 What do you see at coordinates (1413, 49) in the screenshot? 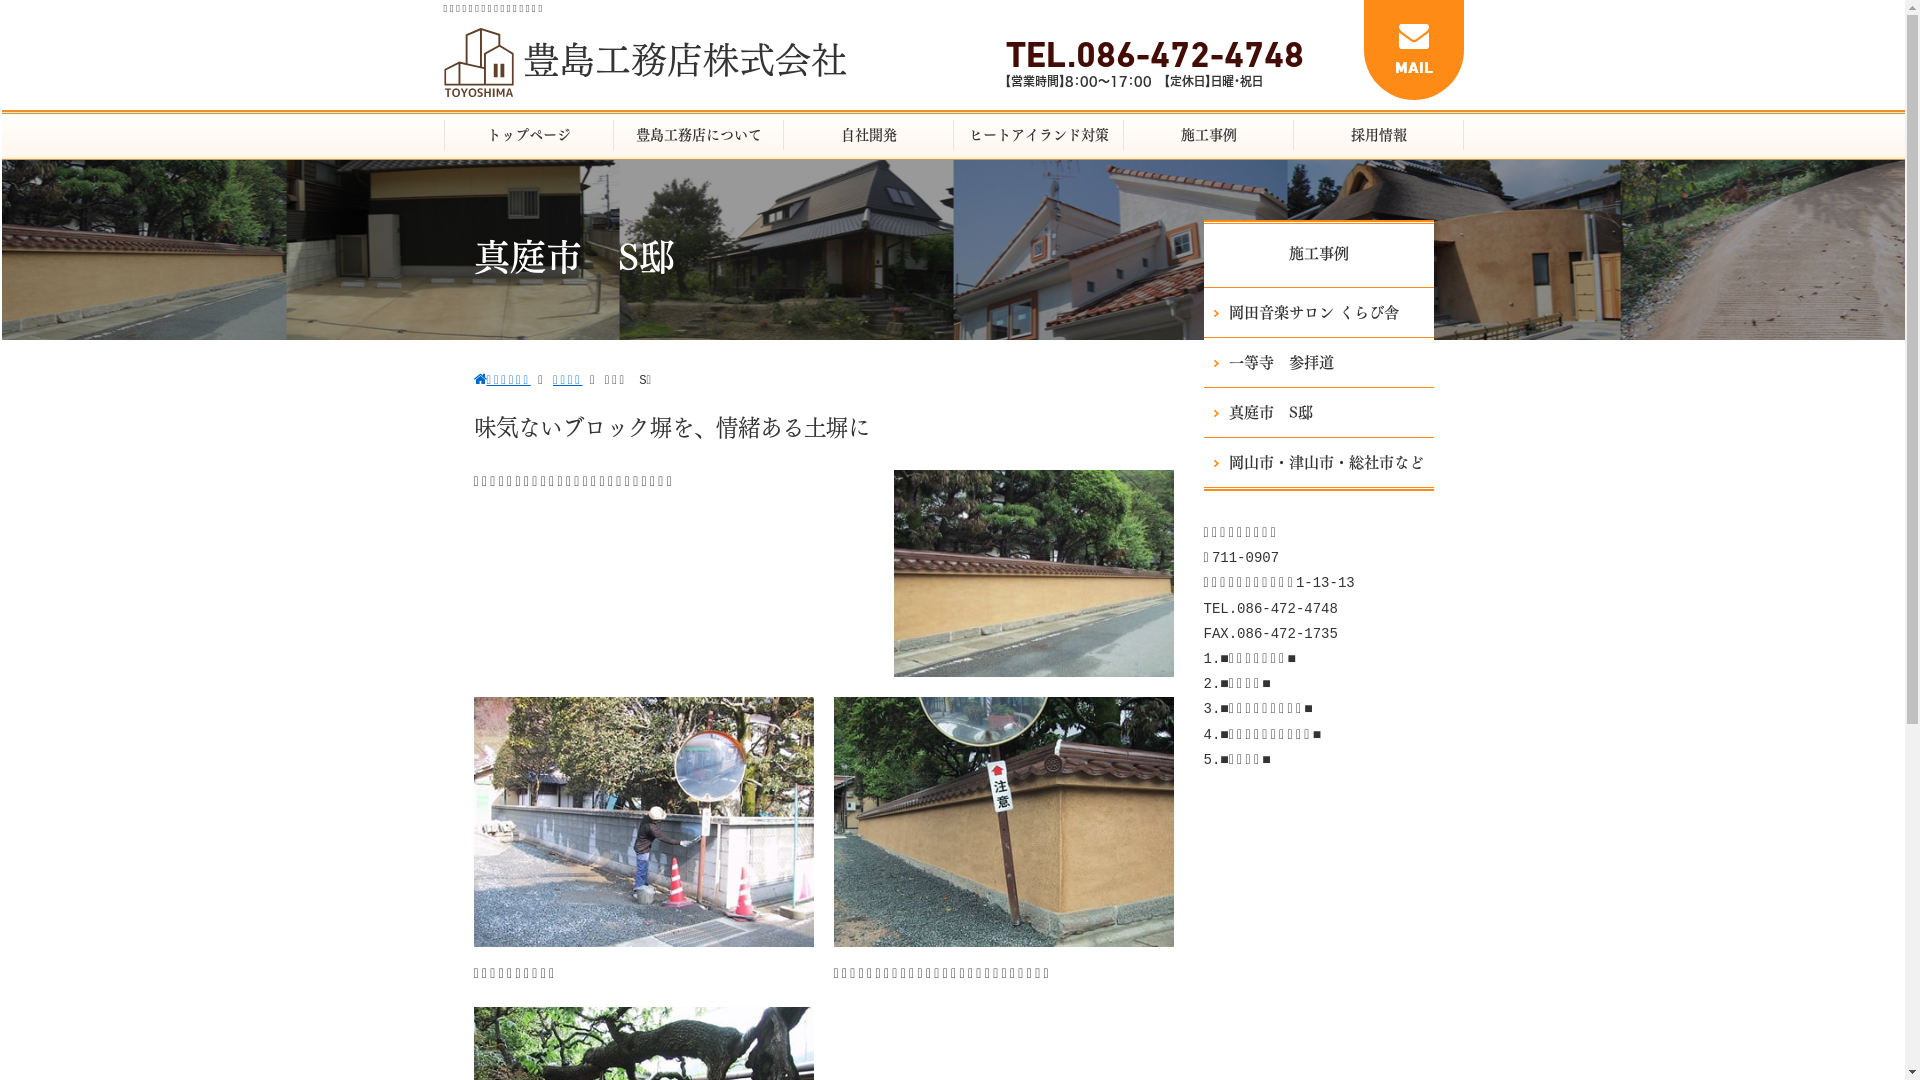
I see `'MAIL'` at bounding box center [1413, 49].